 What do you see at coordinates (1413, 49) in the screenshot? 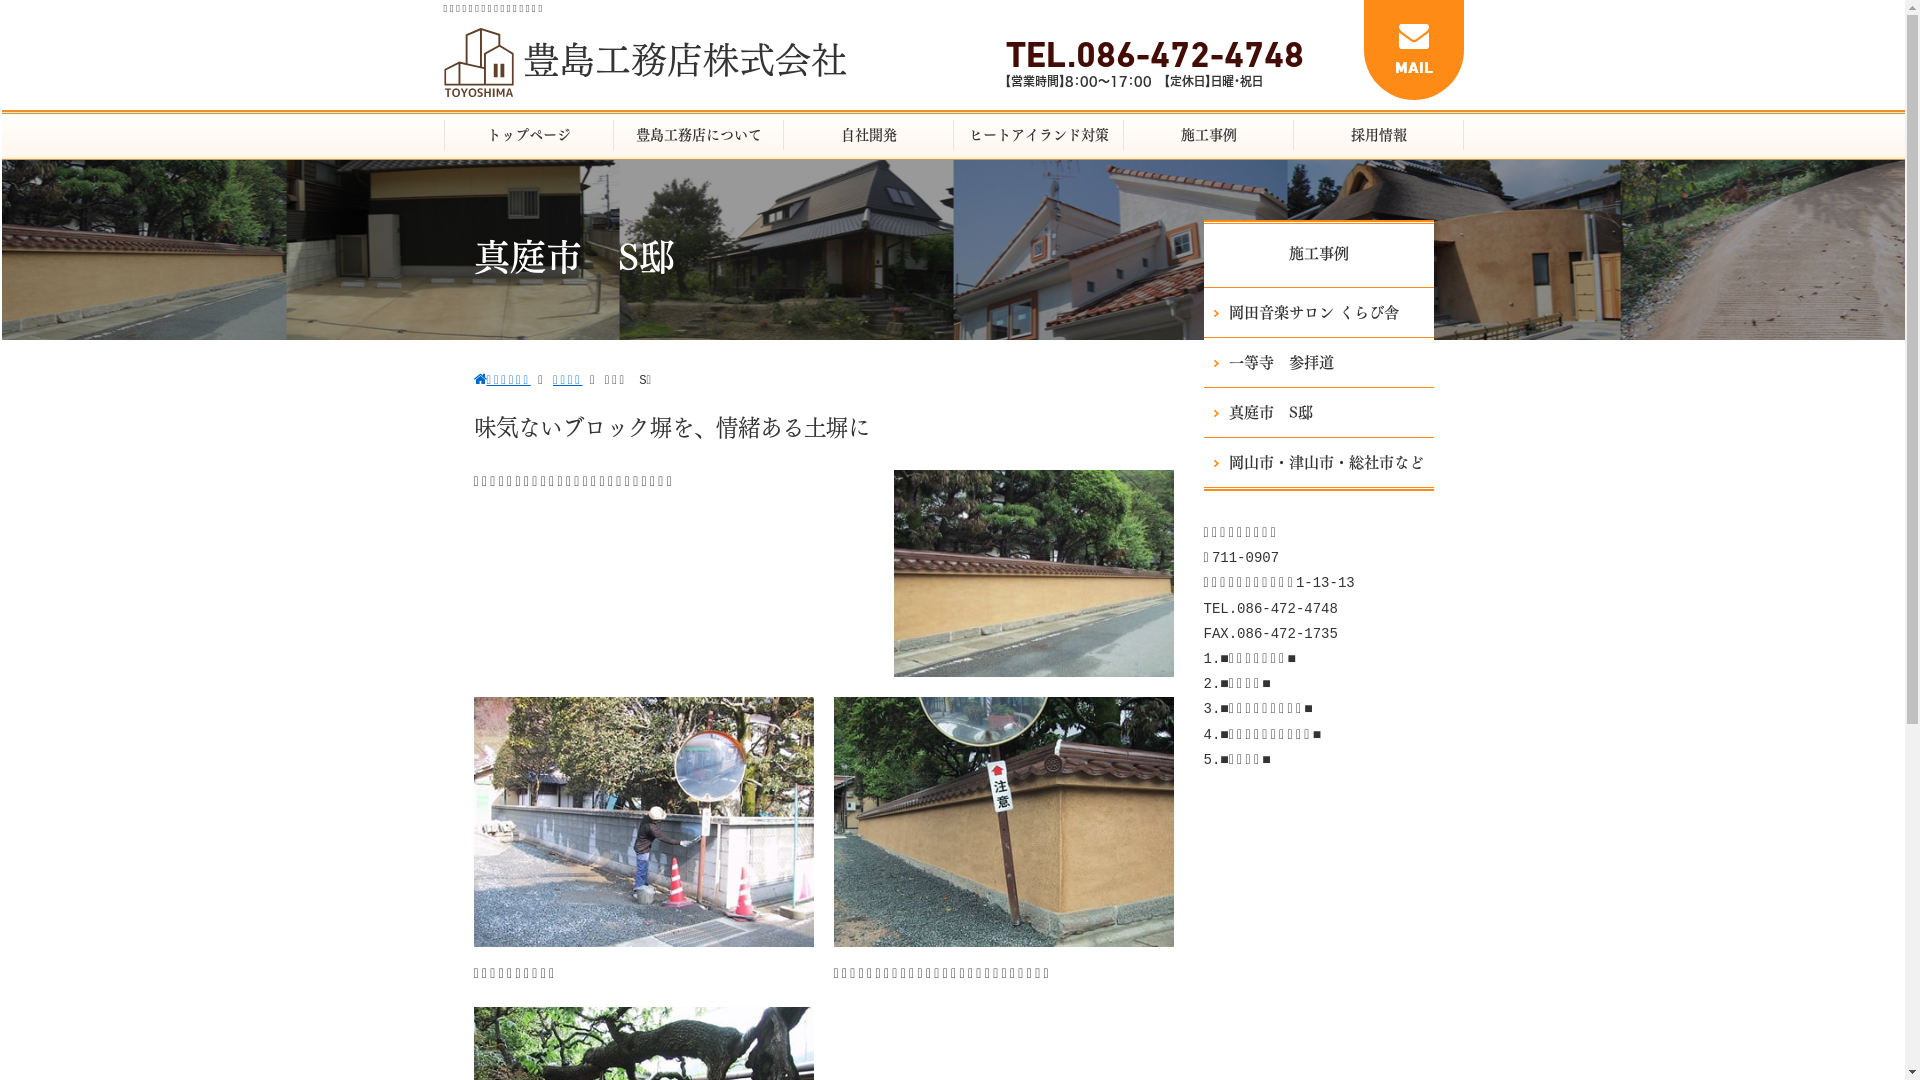
I see `'MAIL'` at bounding box center [1413, 49].